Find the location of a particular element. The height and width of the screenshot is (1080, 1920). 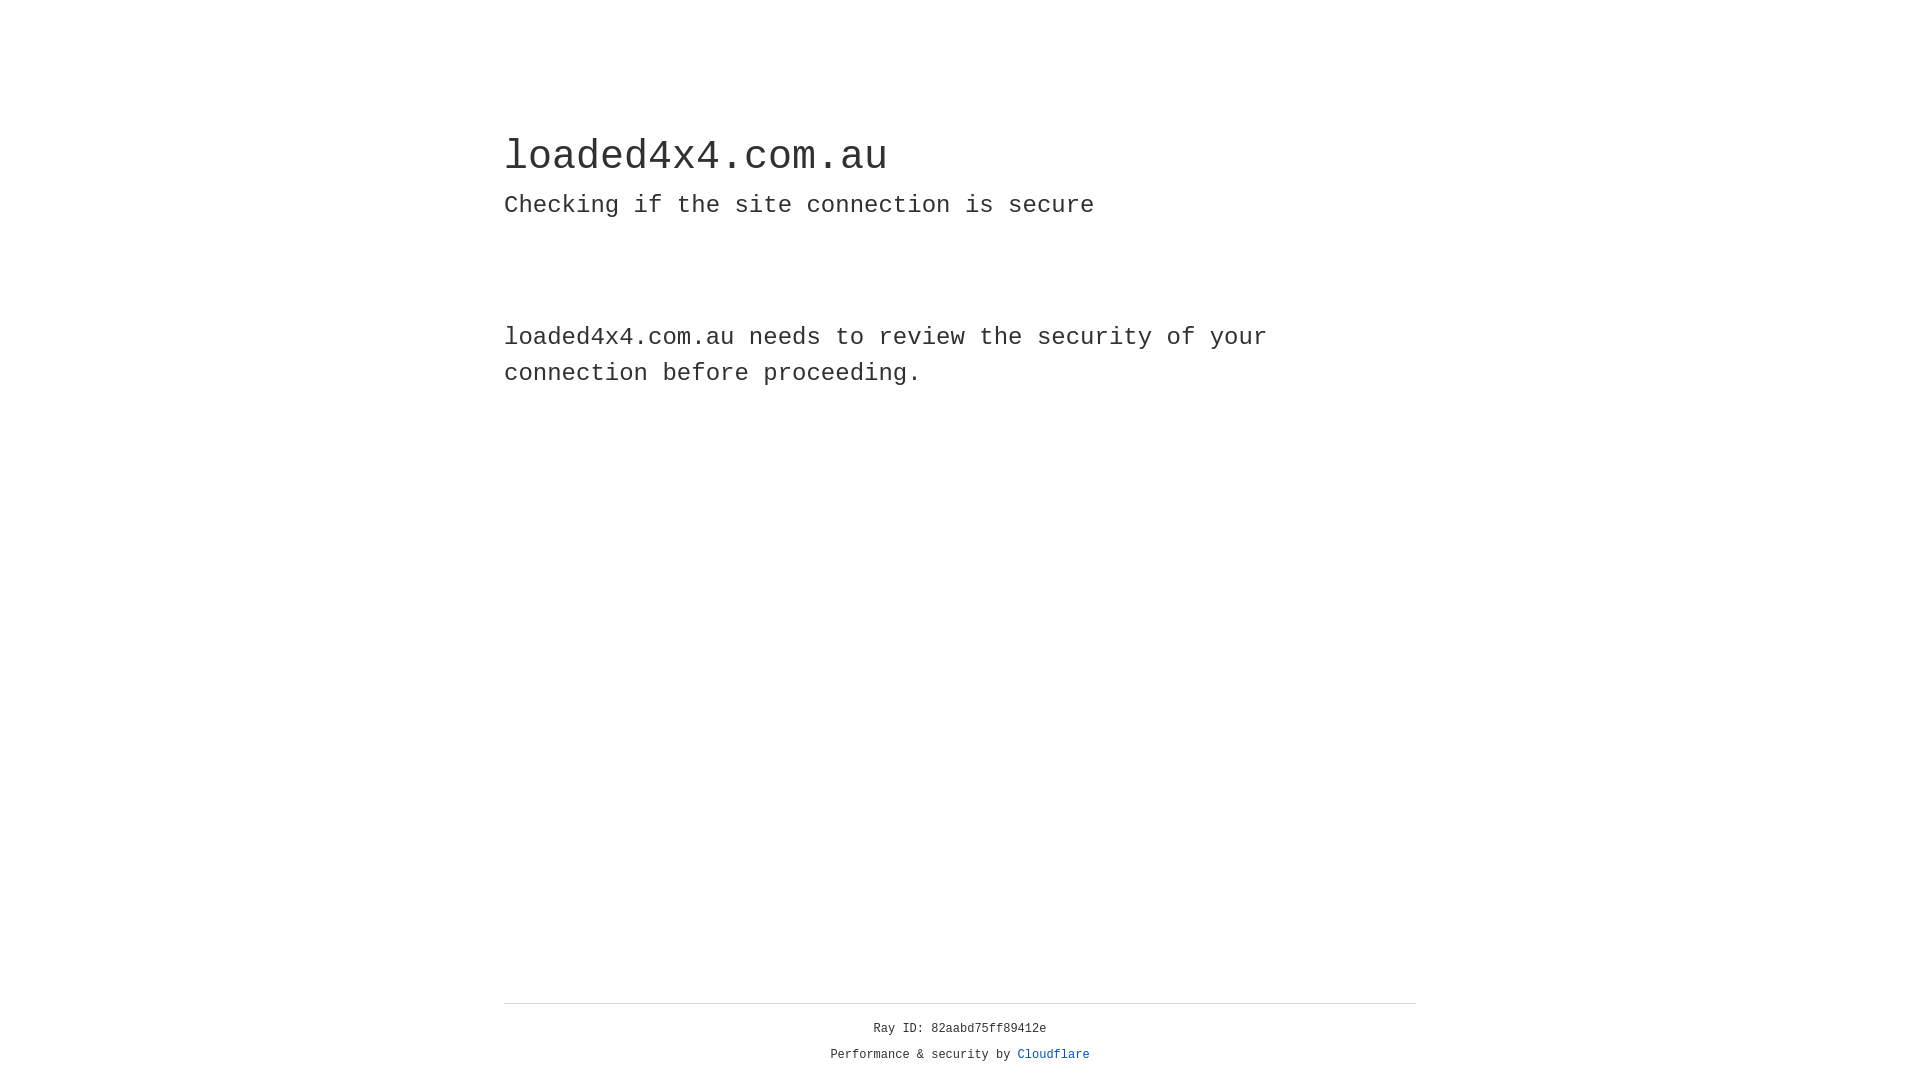

'Cloudflare' is located at coordinates (1053, 1054).